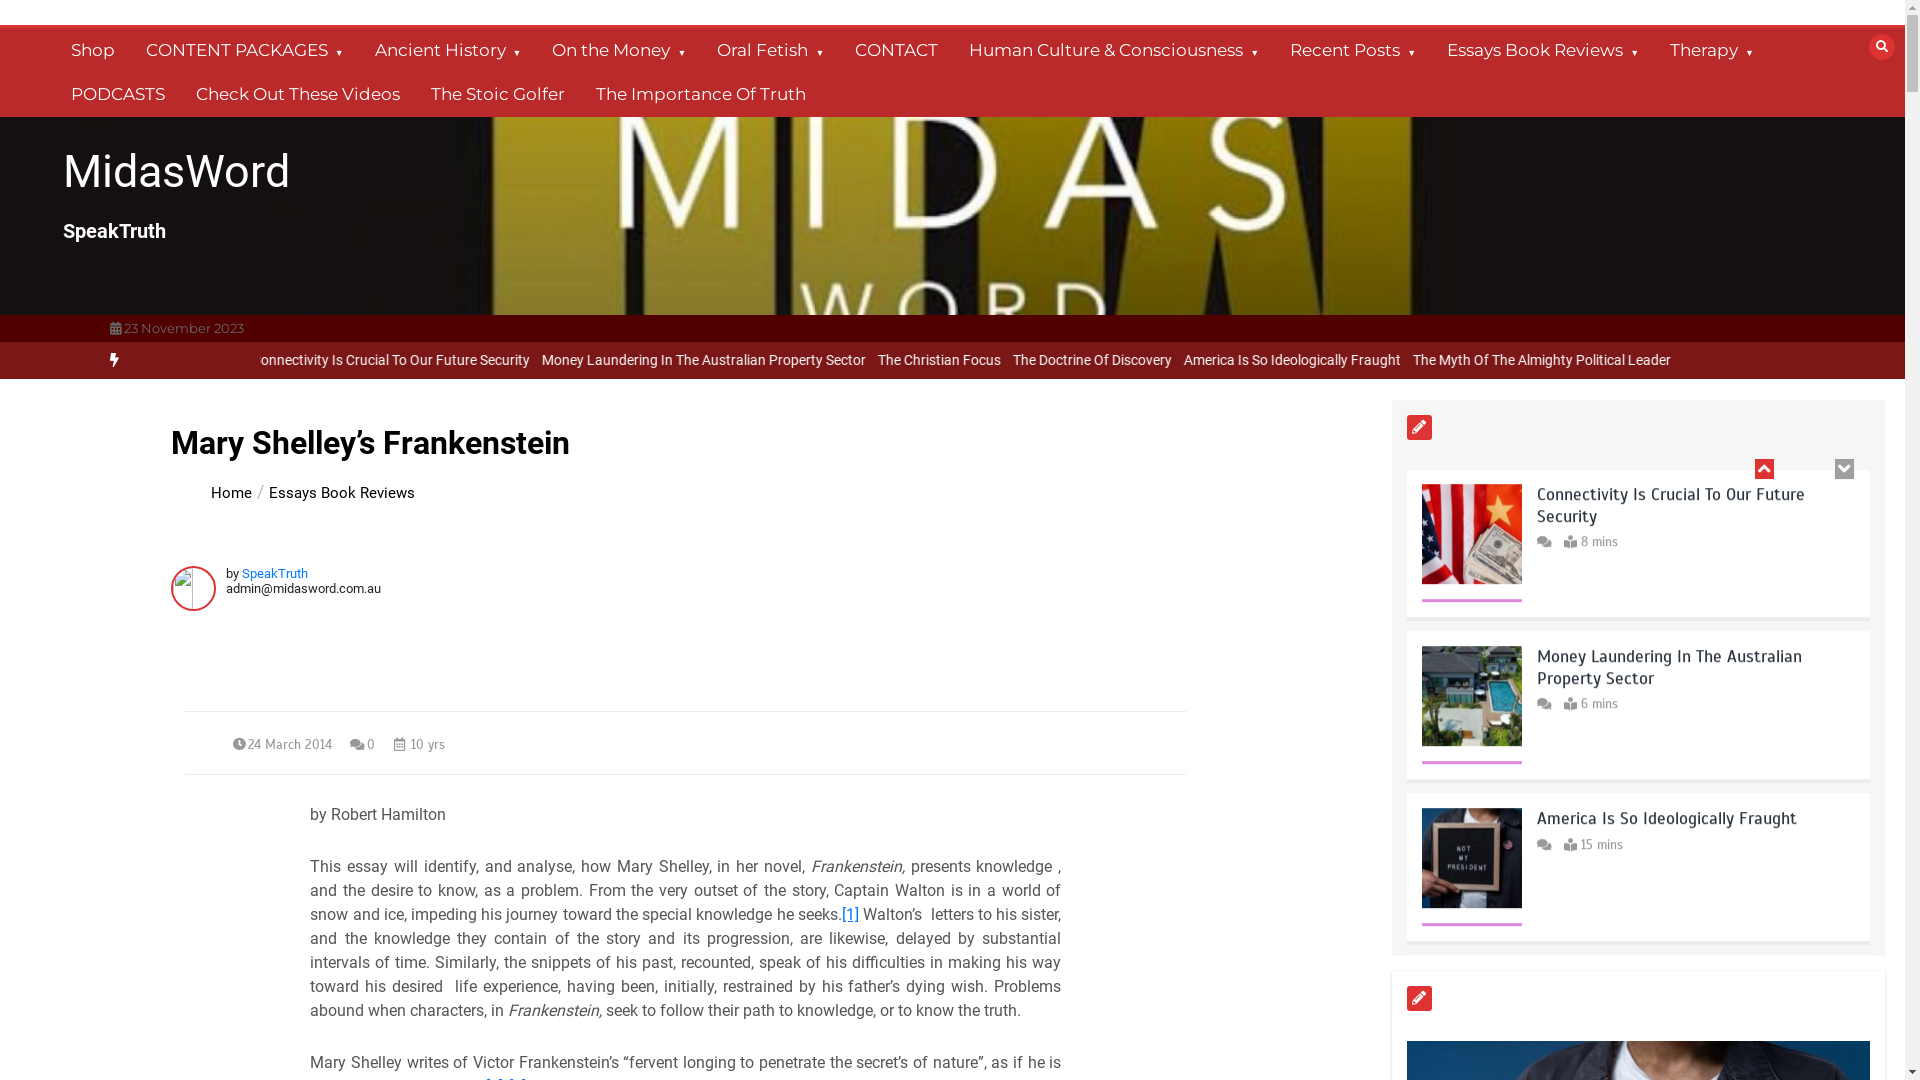 The height and width of the screenshot is (1080, 1920). I want to click on 'The Importance Of Truth', so click(700, 93).